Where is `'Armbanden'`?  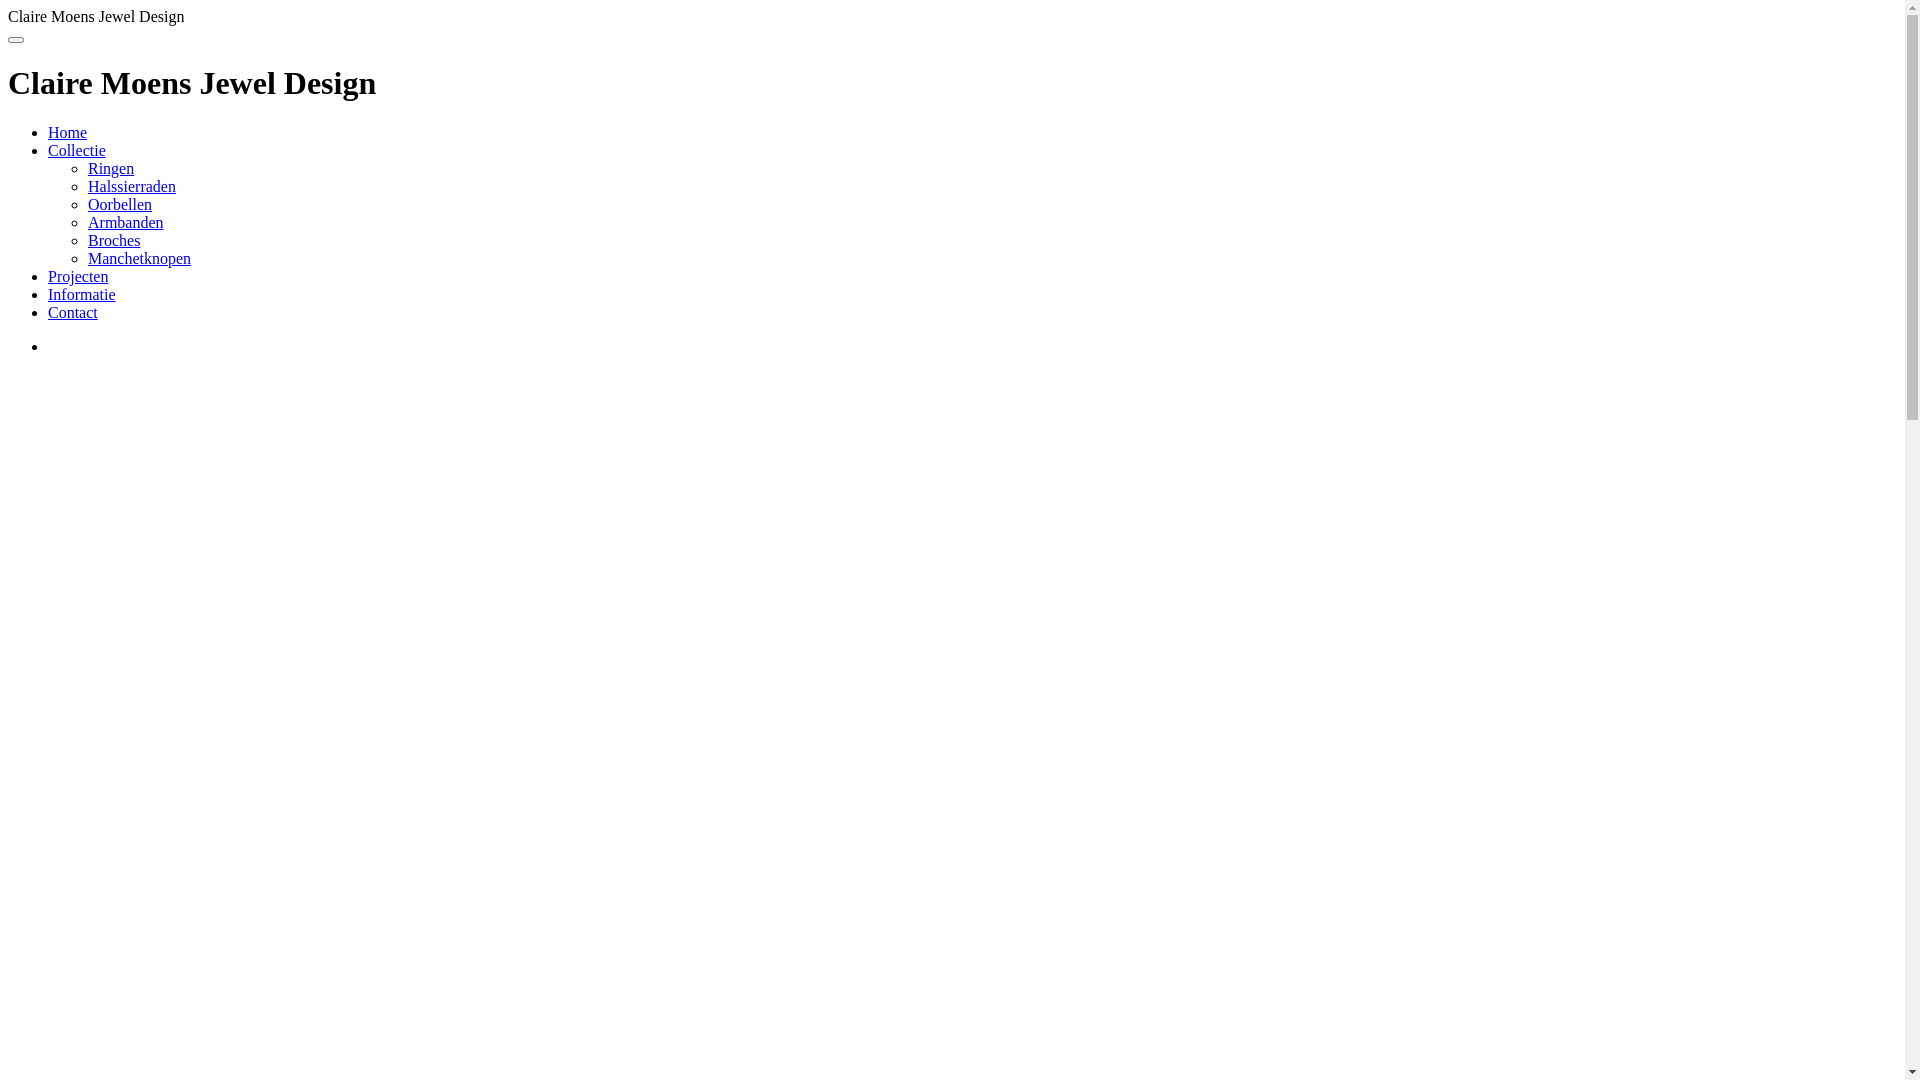
'Armbanden' is located at coordinates (124, 222).